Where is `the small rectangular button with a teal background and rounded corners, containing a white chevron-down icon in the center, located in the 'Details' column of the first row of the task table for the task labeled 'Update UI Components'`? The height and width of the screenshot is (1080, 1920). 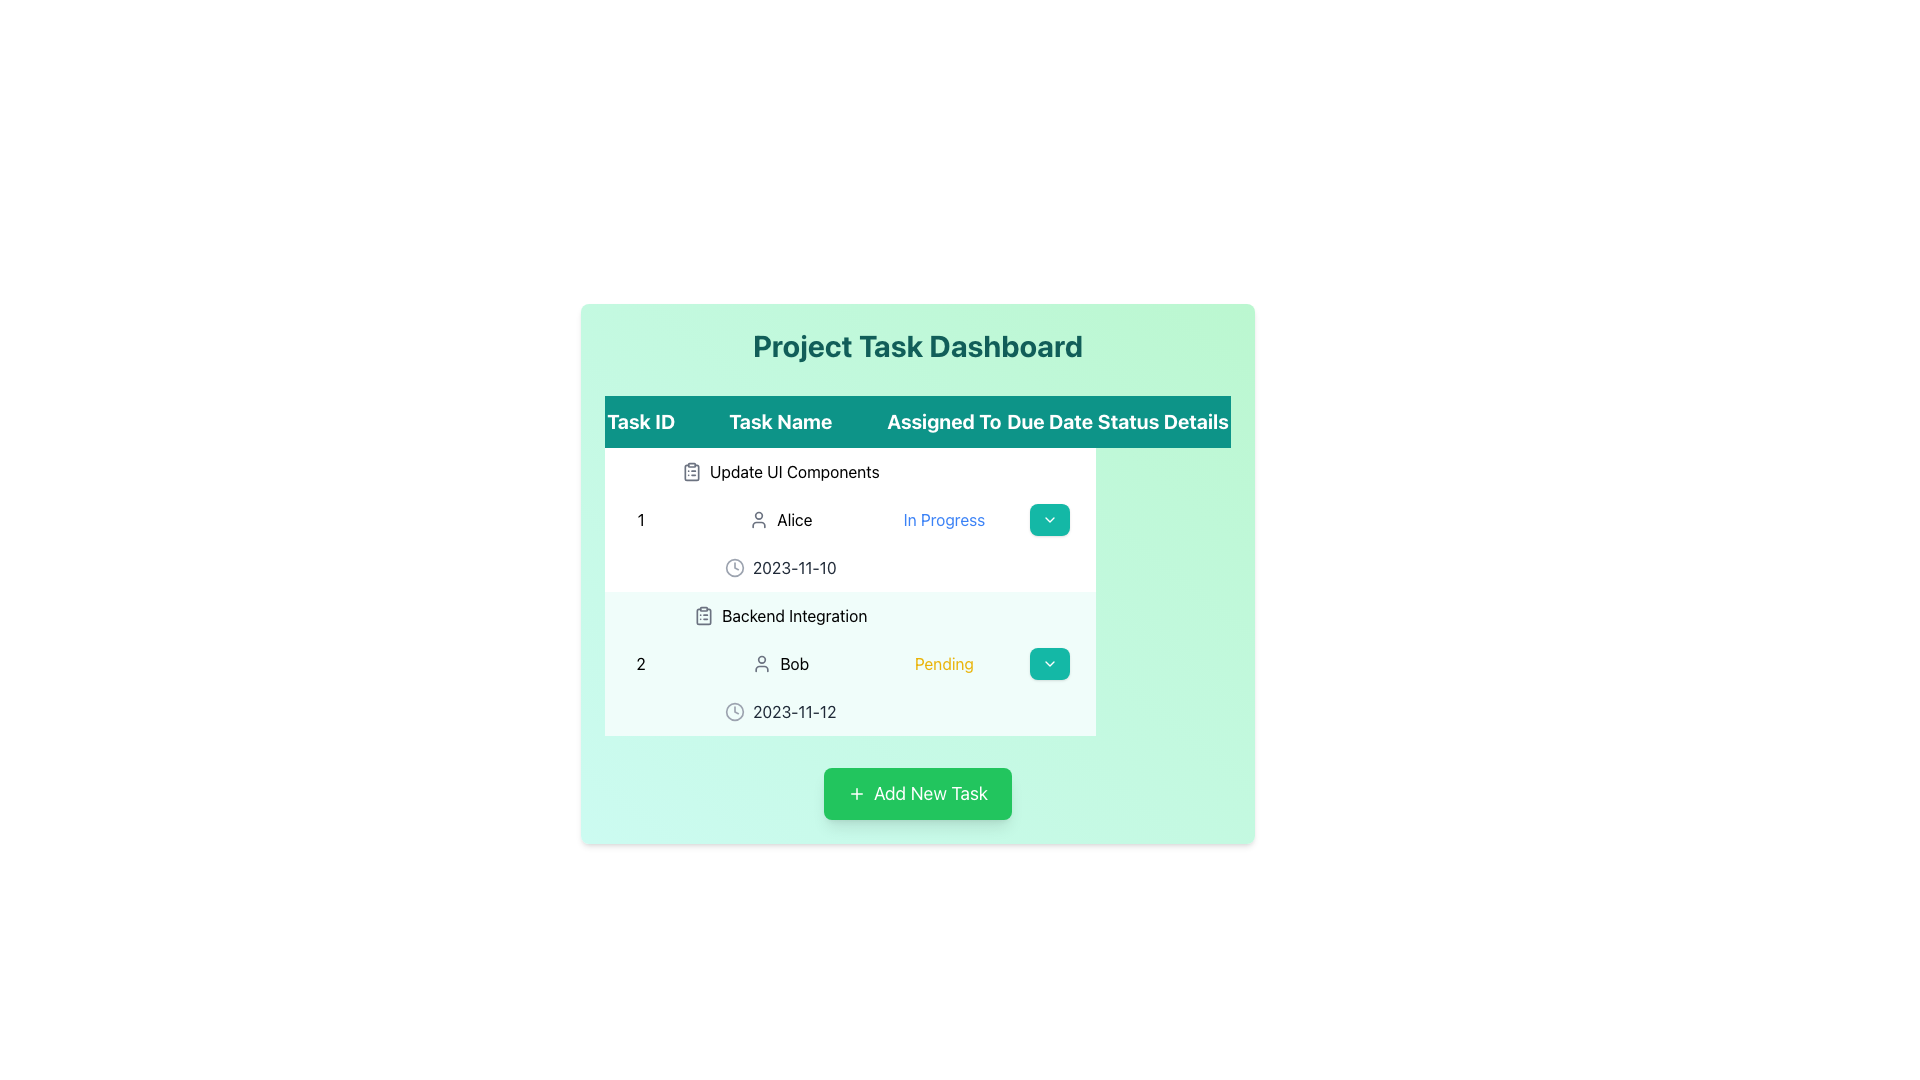
the small rectangular button with a teal background and rounded corners, containing a white chevron-down icon in the center, located in the 'Details' column of the first row of the task table for the task labeled 'Update UI Components' is located at coordinates (1049, 519).